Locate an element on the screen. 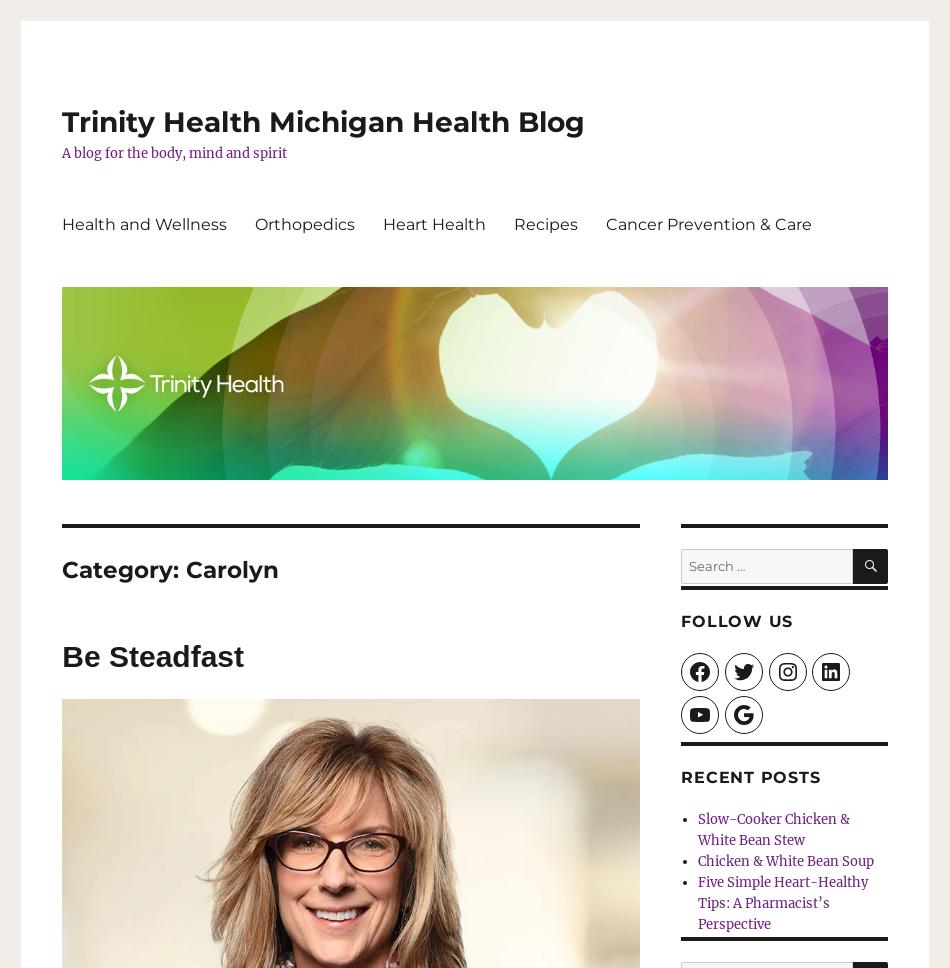 This screenshot has width=950, height=968. 'Health and Wellness' is located at coordinates (144, 222).